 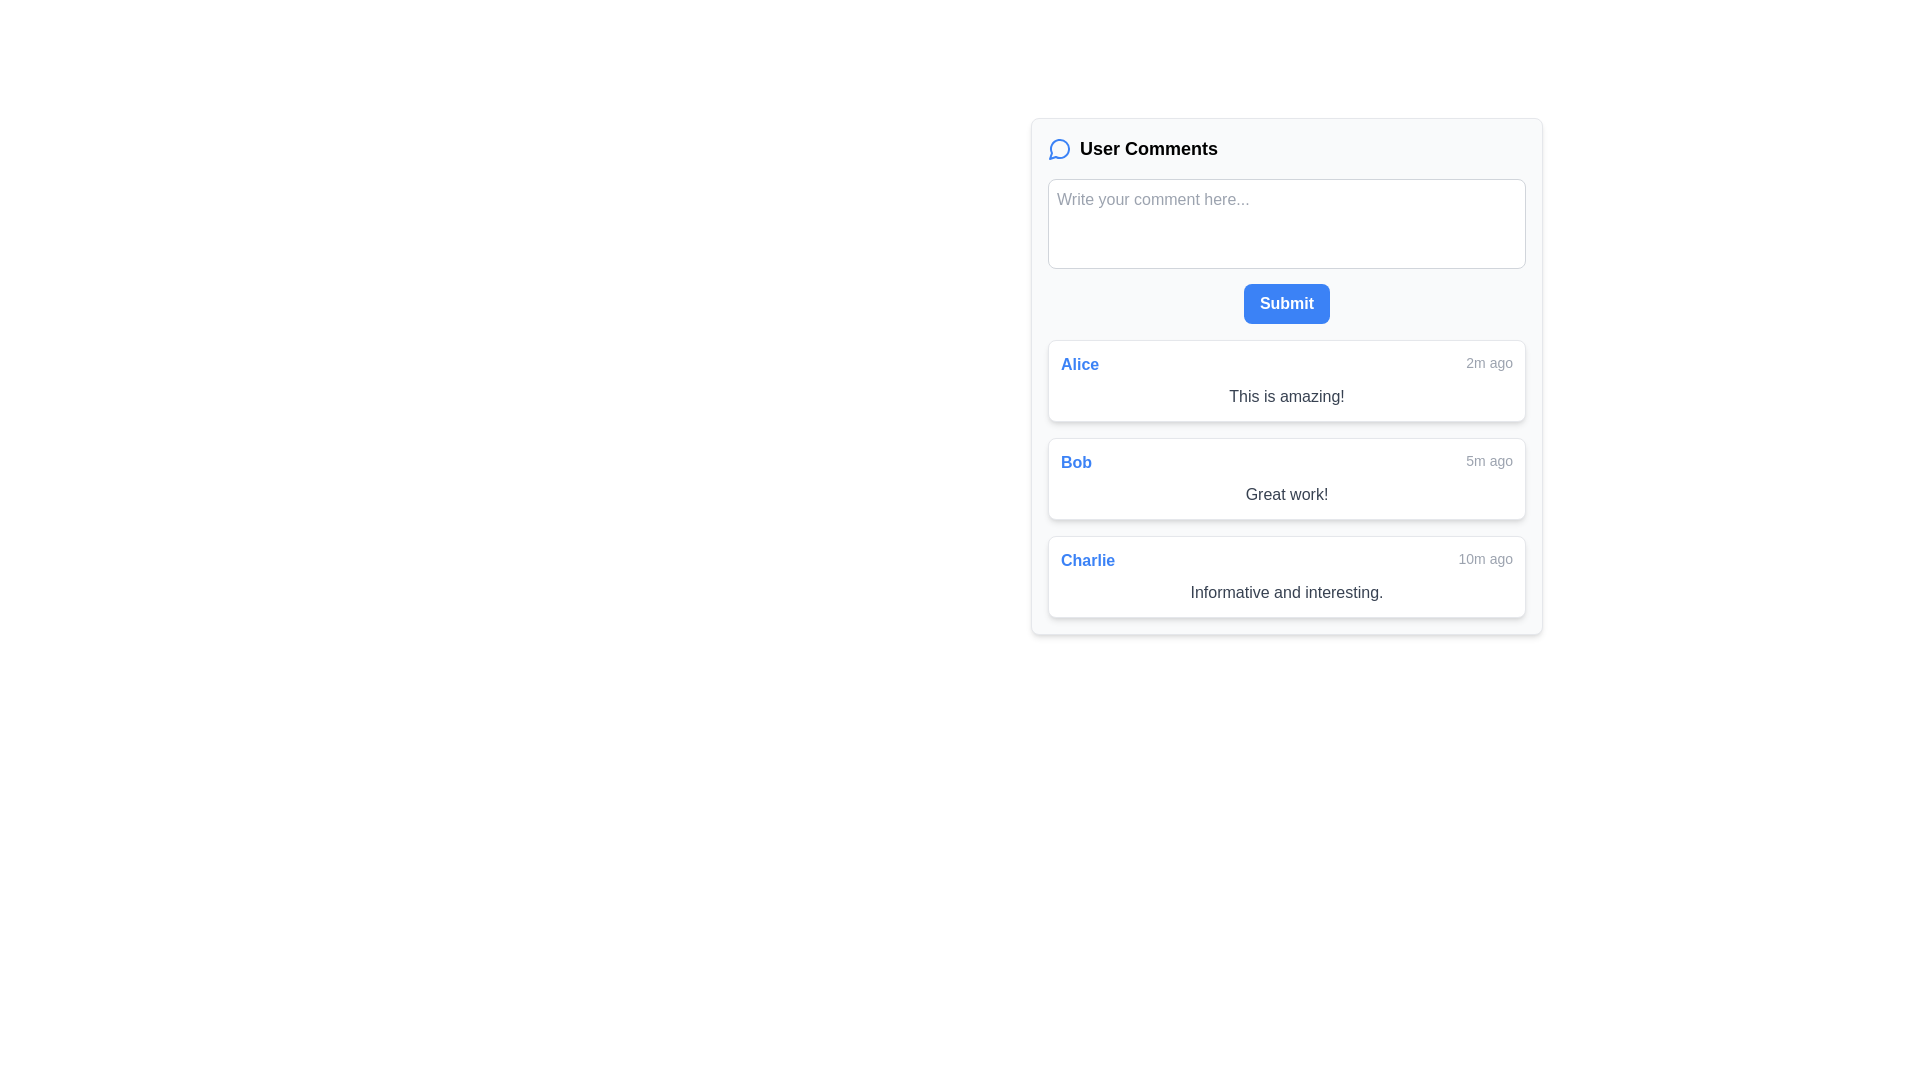 I want to click on the text label displaying '2m ago' which is located to the right of the name 'Alice' in the comment item, so click(x=1489, y=365).